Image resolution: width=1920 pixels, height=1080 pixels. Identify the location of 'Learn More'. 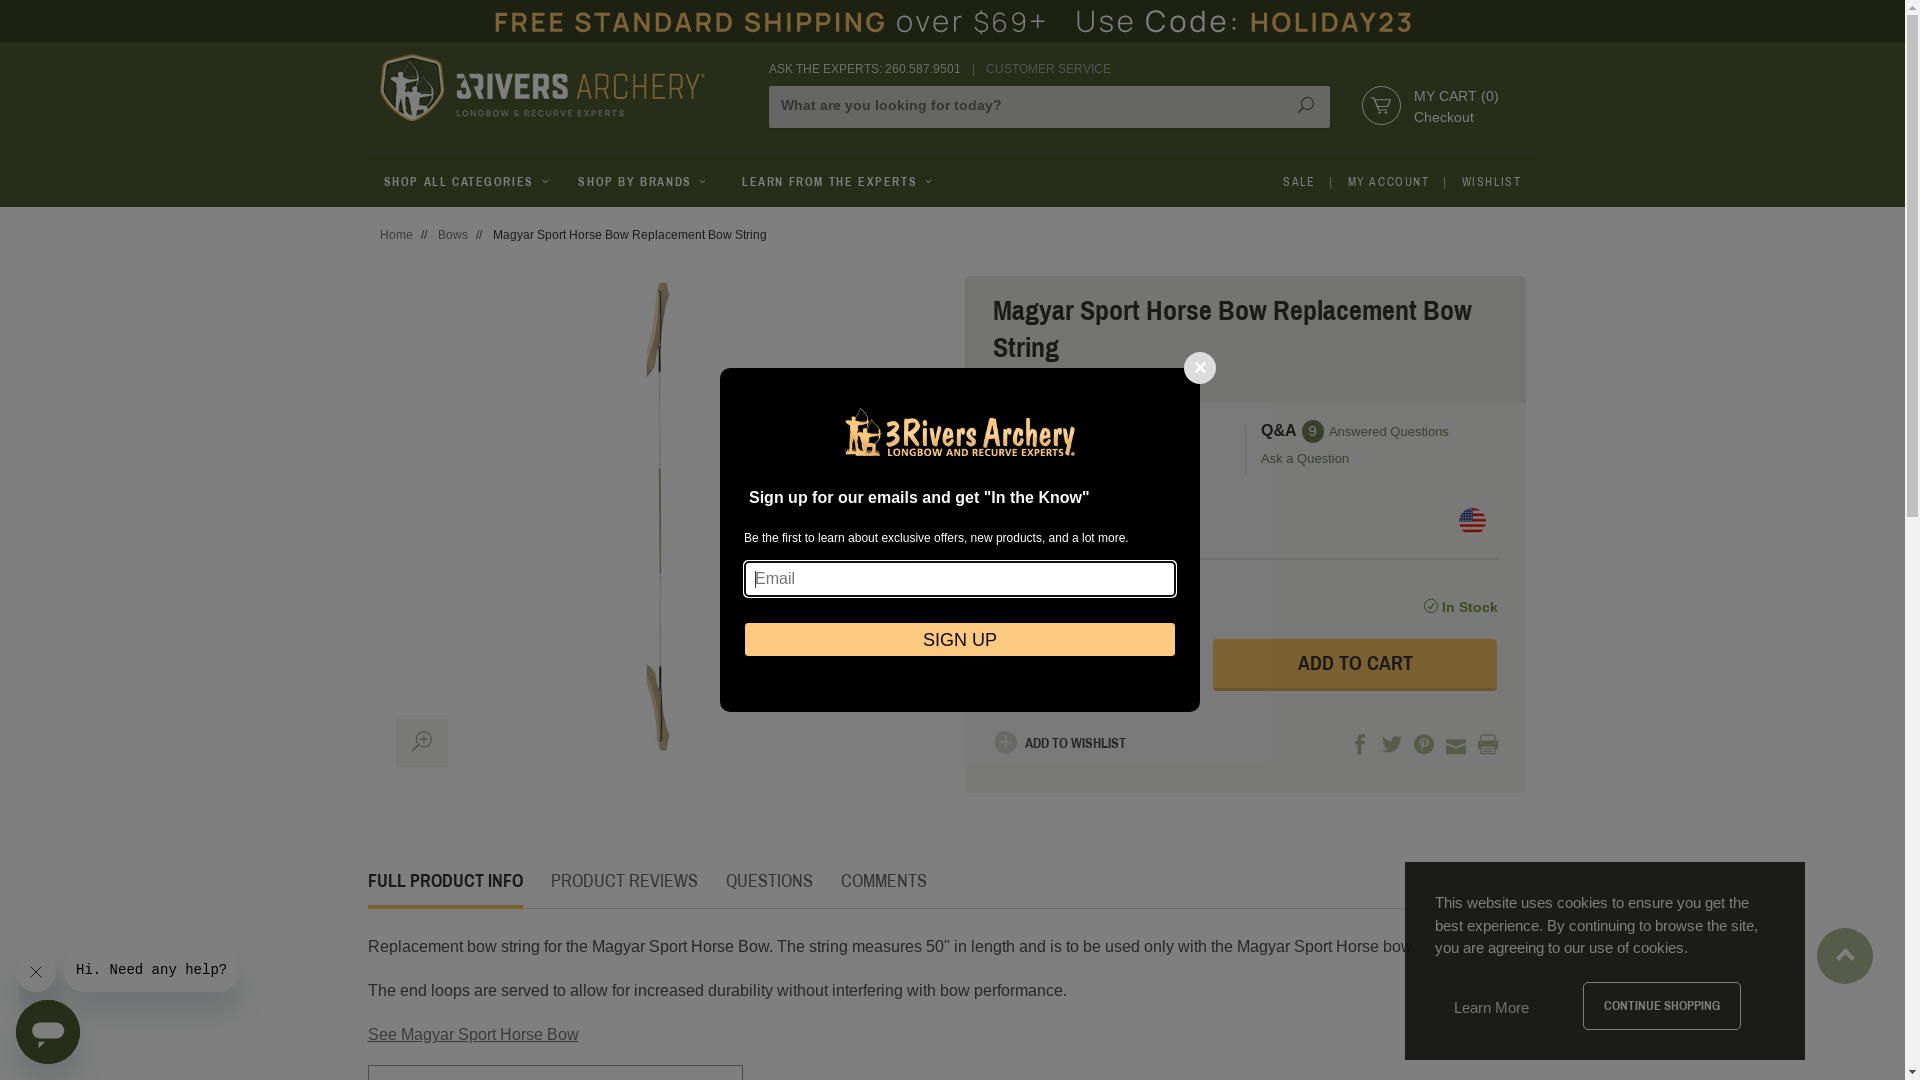
(1491, 1007).